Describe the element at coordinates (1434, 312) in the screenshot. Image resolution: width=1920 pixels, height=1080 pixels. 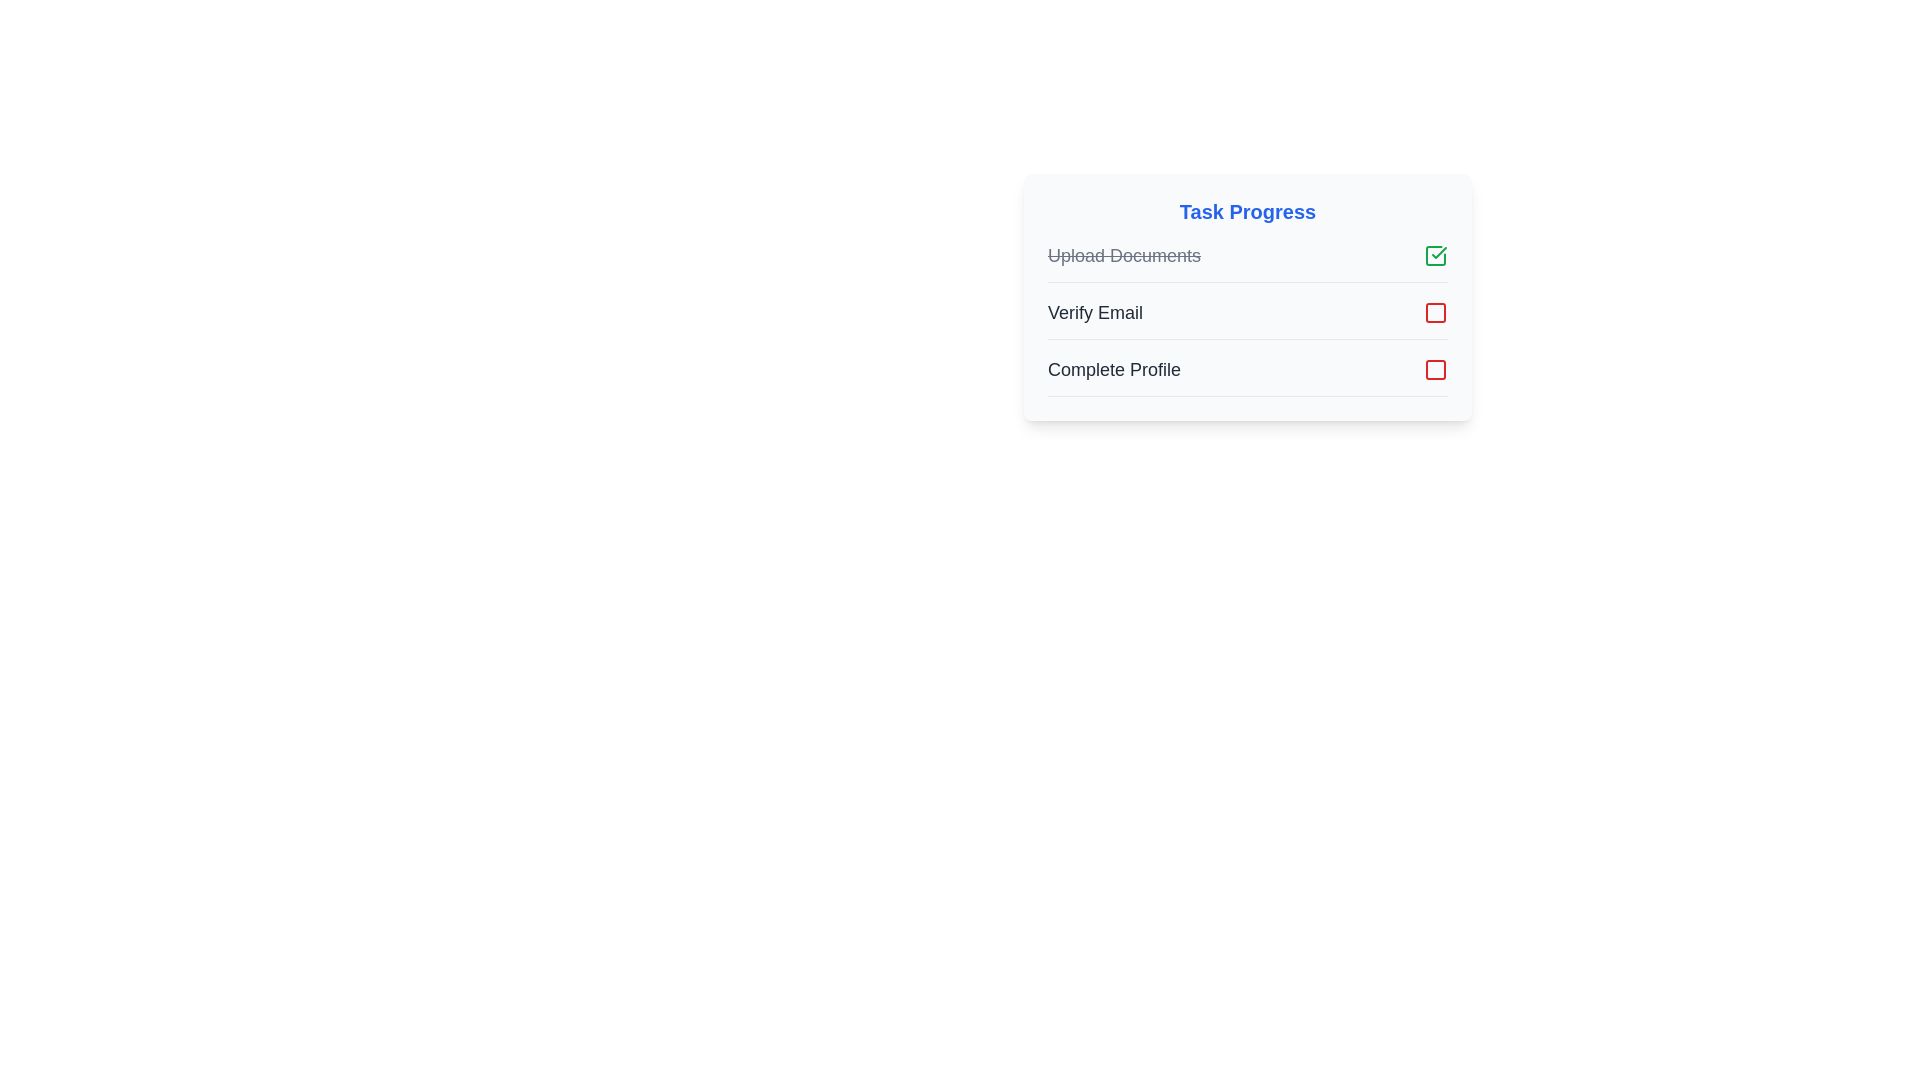
I see `the second interactive icon in the checklist interface, located inside the 'Task Progress' panel` at that location.